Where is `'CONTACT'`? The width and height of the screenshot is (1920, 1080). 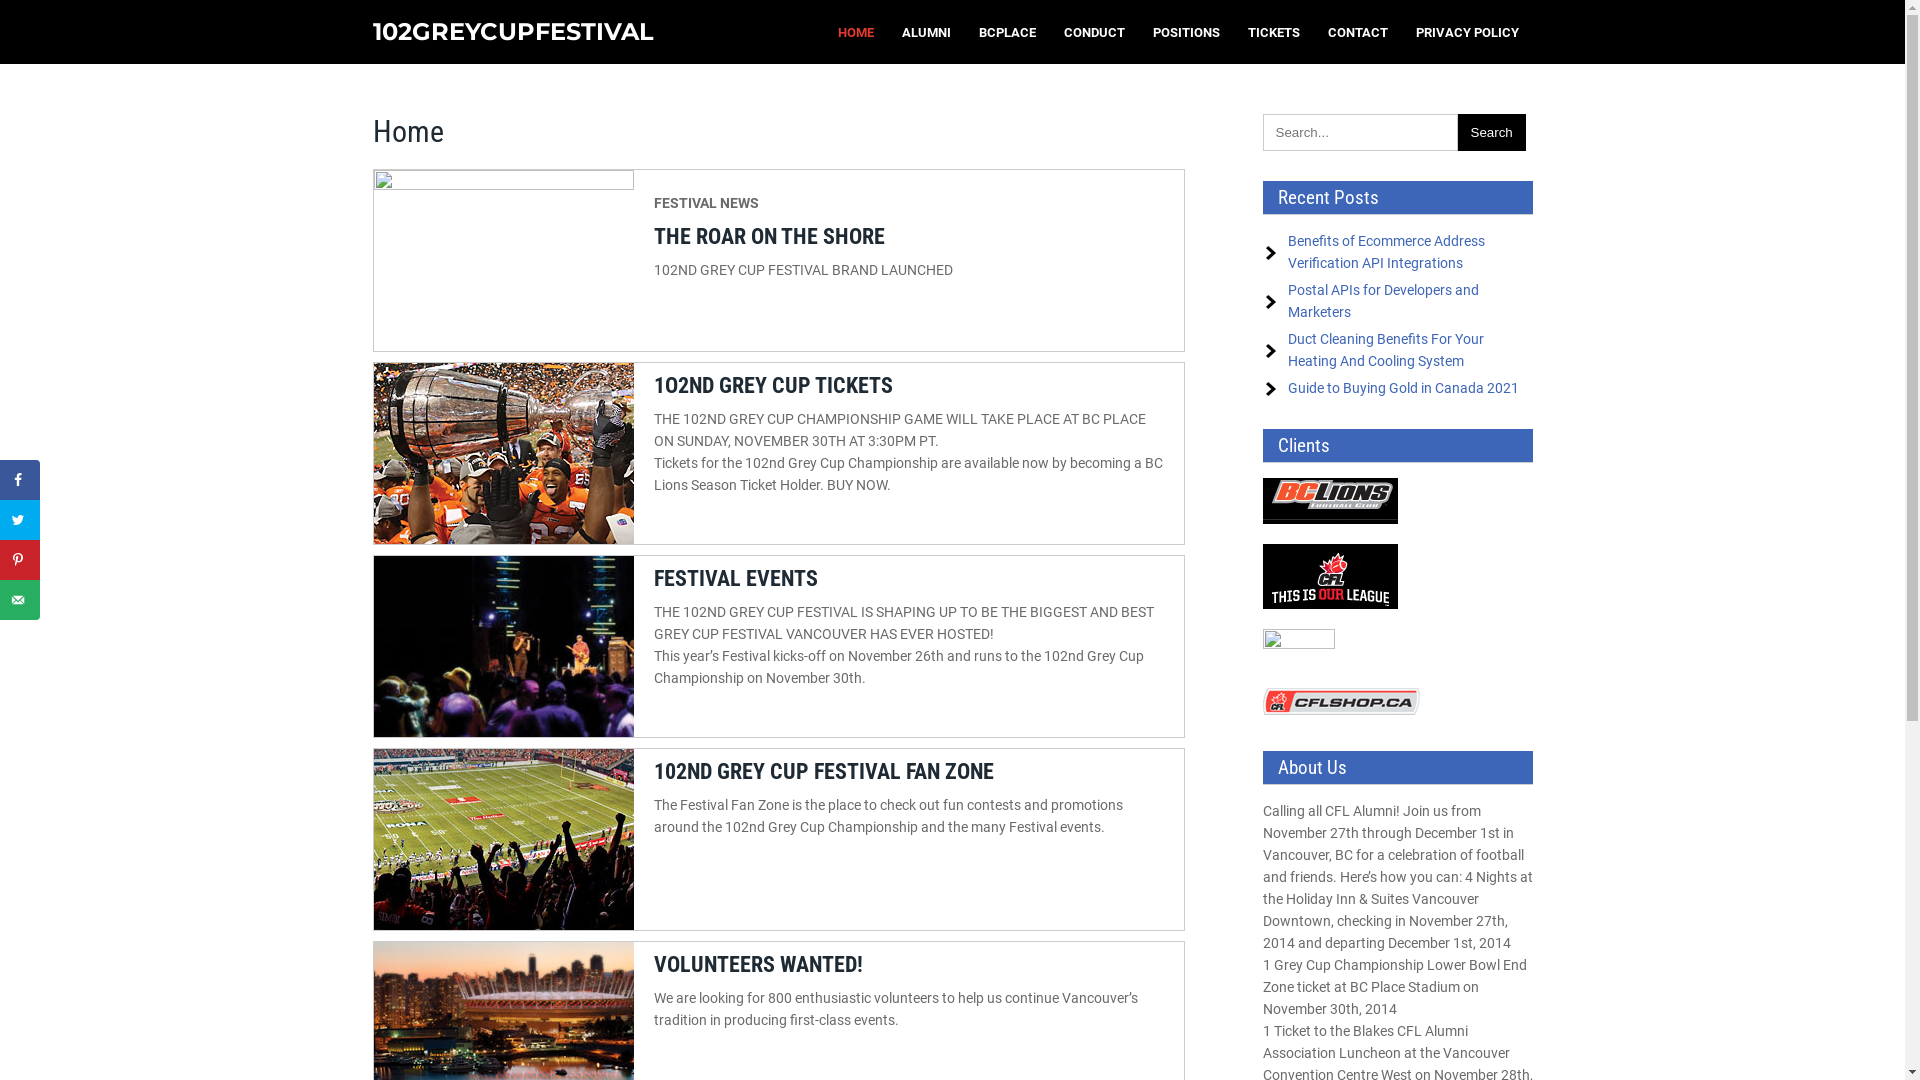 'CONTACT' is located at coordinates (1358, 31).